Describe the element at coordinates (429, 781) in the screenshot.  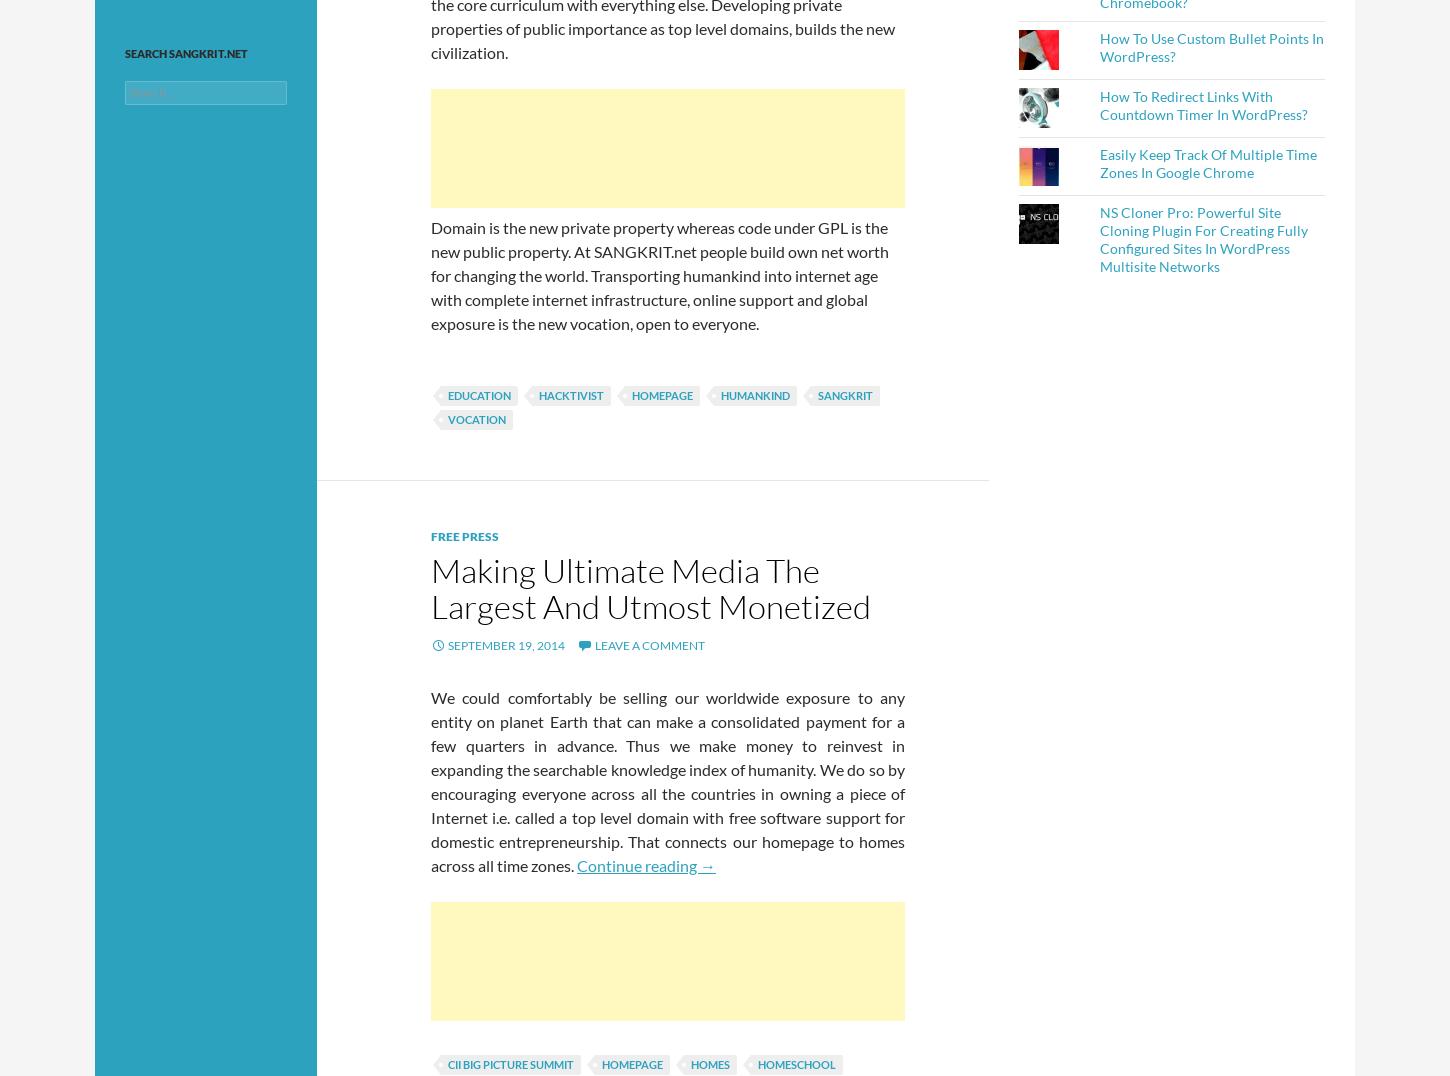
I see `'We could comfortably be selling our worldwide exposure to any entity on planet Earth that can make a consolidated payment for a few quarters in advance. Thus we make money to reinvest in expanding the searchable knowledge index of humanity. We do so by encouraging everyone across all the countries in owning a piece of Internet i.e. called a top level domain with free software support for domestic entrepreneurship. That connects our homepage to homes across all time zones.'` at that location.